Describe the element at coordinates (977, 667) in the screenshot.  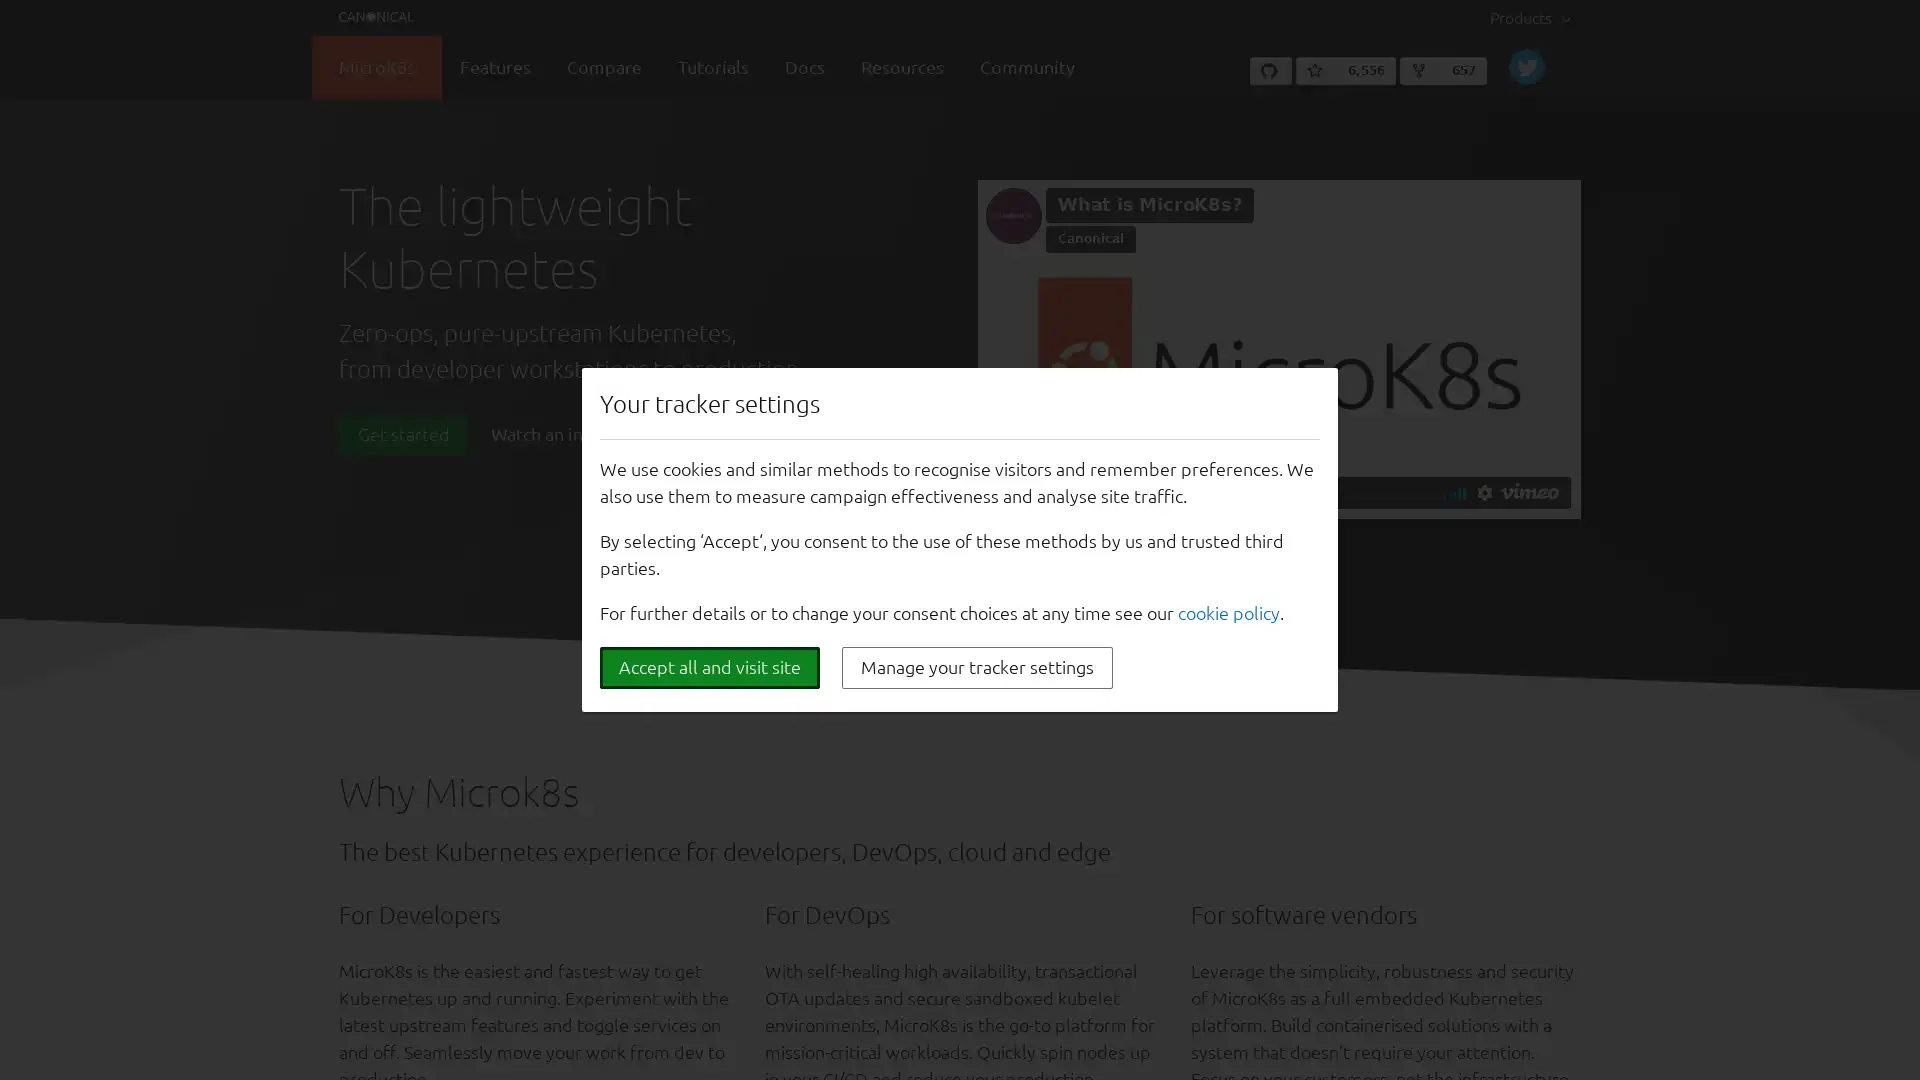
I see `Manage your tracker settings` at that location.